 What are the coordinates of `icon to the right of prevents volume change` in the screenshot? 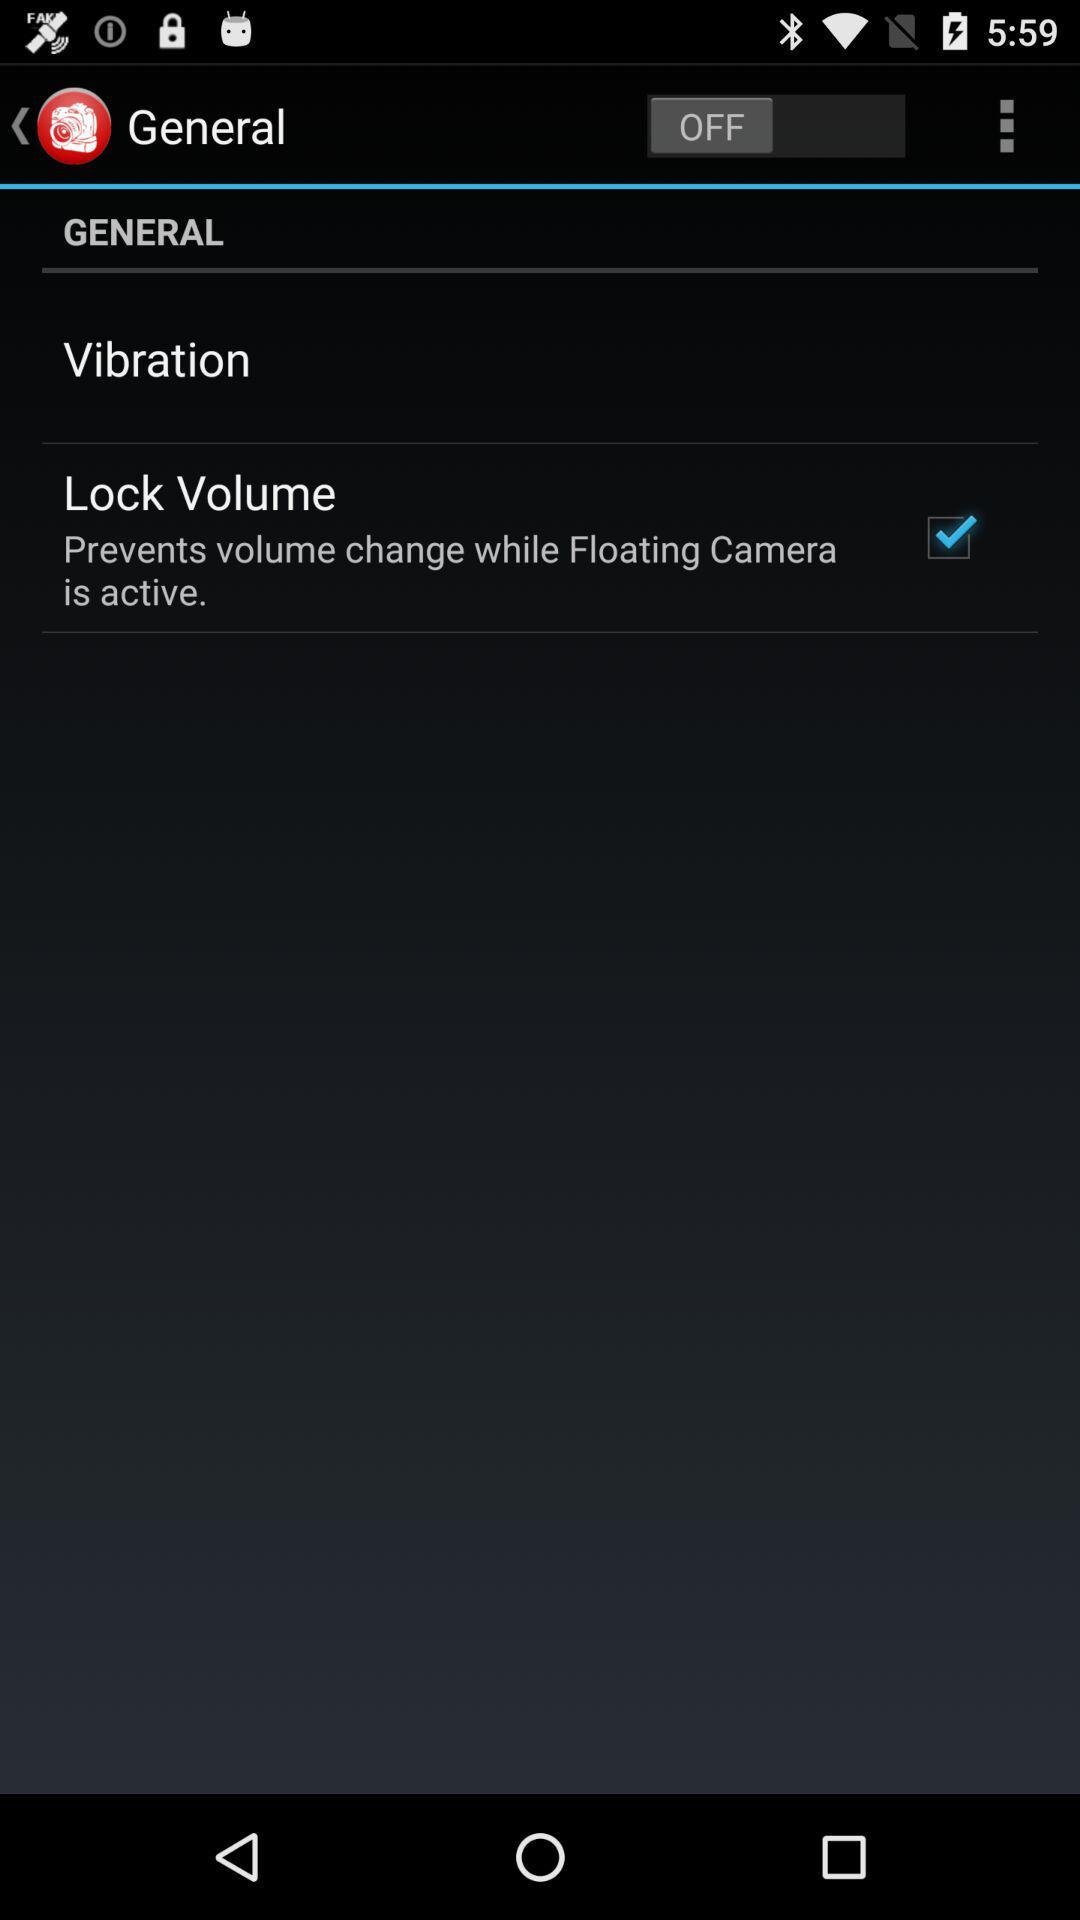 It's located at (947, 537).